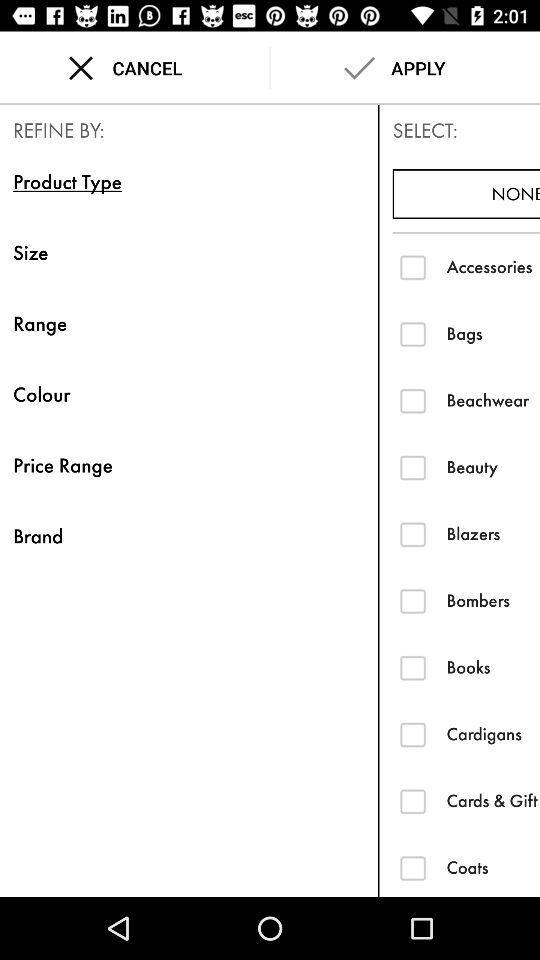 Image resolution: width=540 pixels, height=960 pixels. What do you see at coordinates (412, 667) in the screenshot?
I see `books` at bounding box center [412, 667].